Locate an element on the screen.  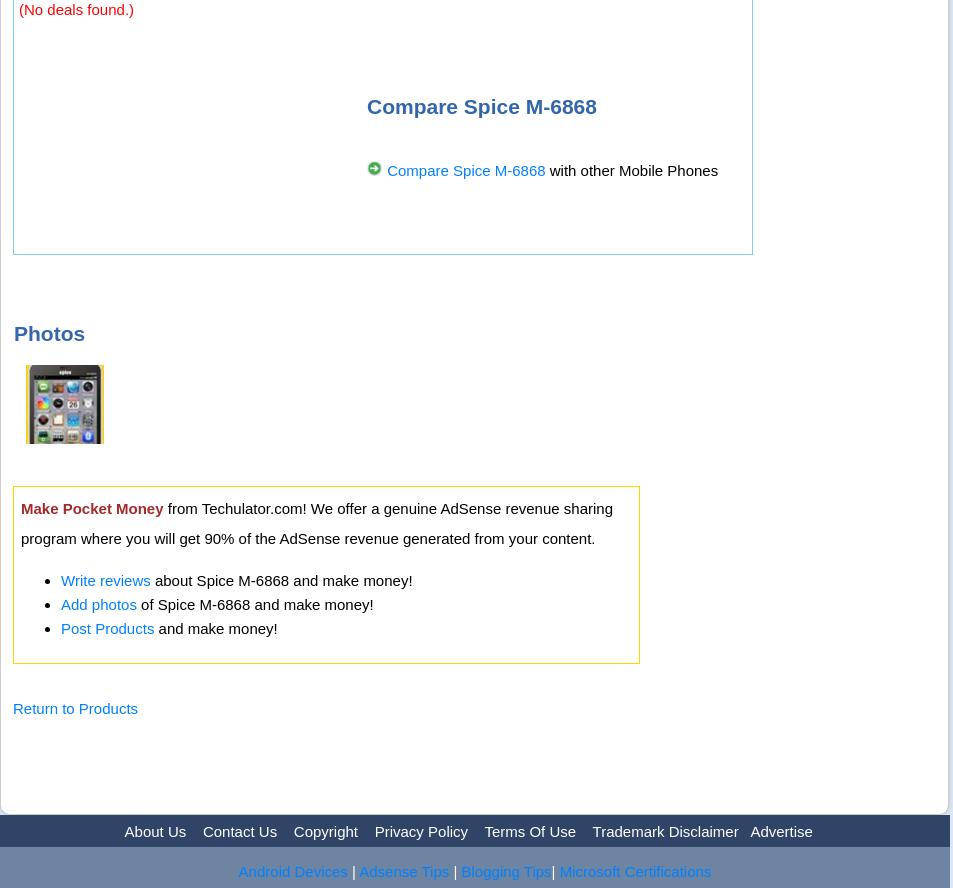
'Blogging Tips' is located at coordinates (459, 869).